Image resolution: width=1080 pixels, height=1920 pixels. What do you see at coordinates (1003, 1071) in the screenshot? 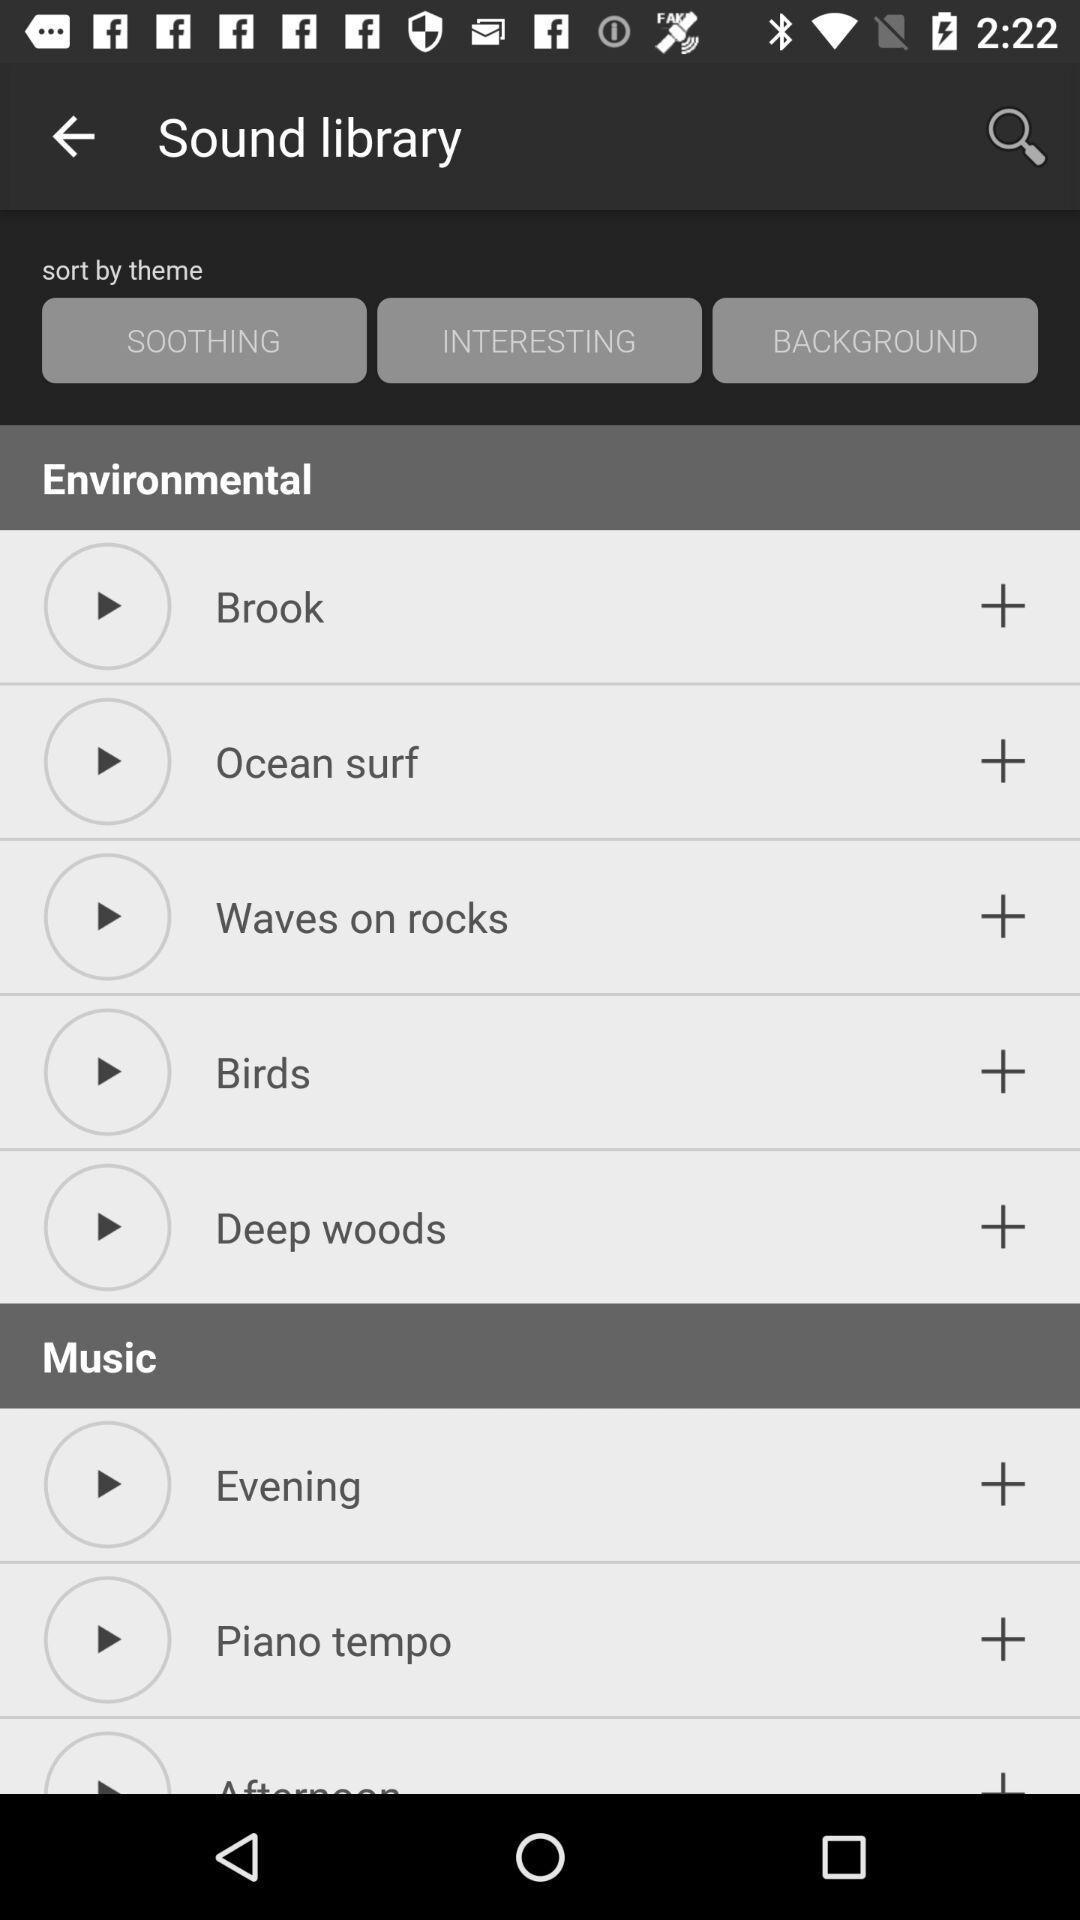
I see `sound` at bounding box center [1003, 1071].